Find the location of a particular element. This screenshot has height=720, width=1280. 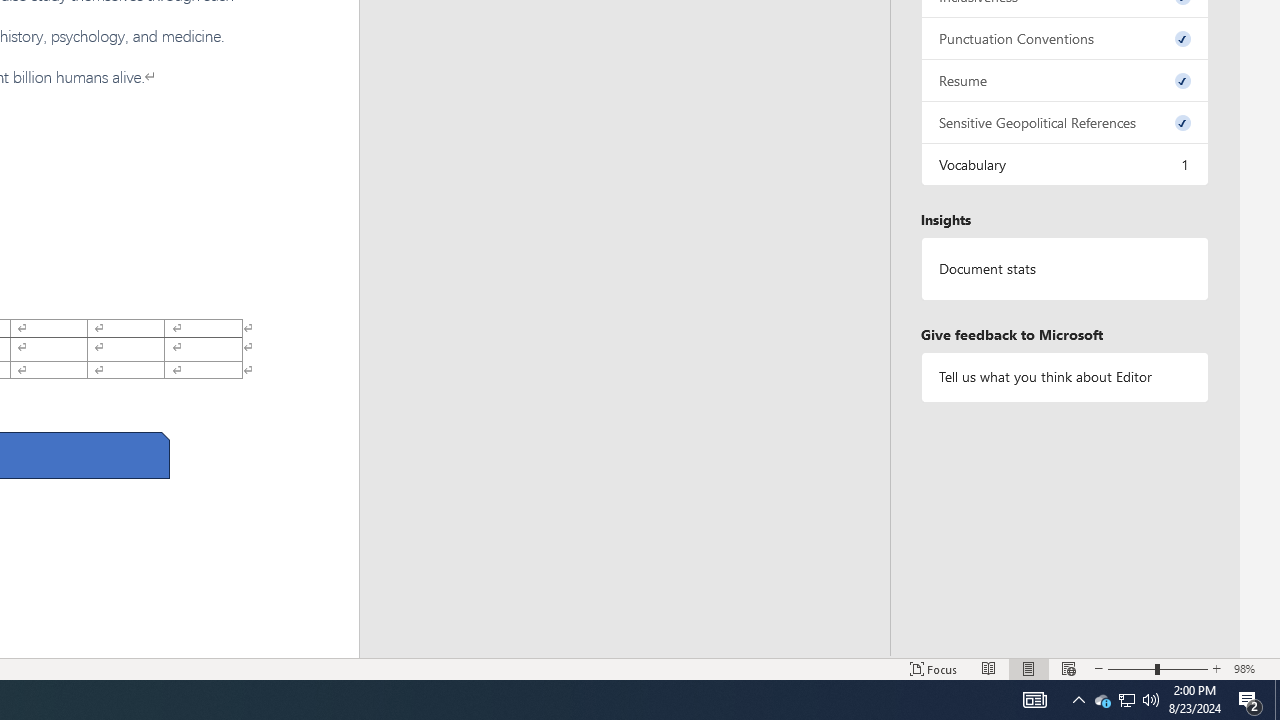

'Document statistics' is located at coordinates (1063, 268).